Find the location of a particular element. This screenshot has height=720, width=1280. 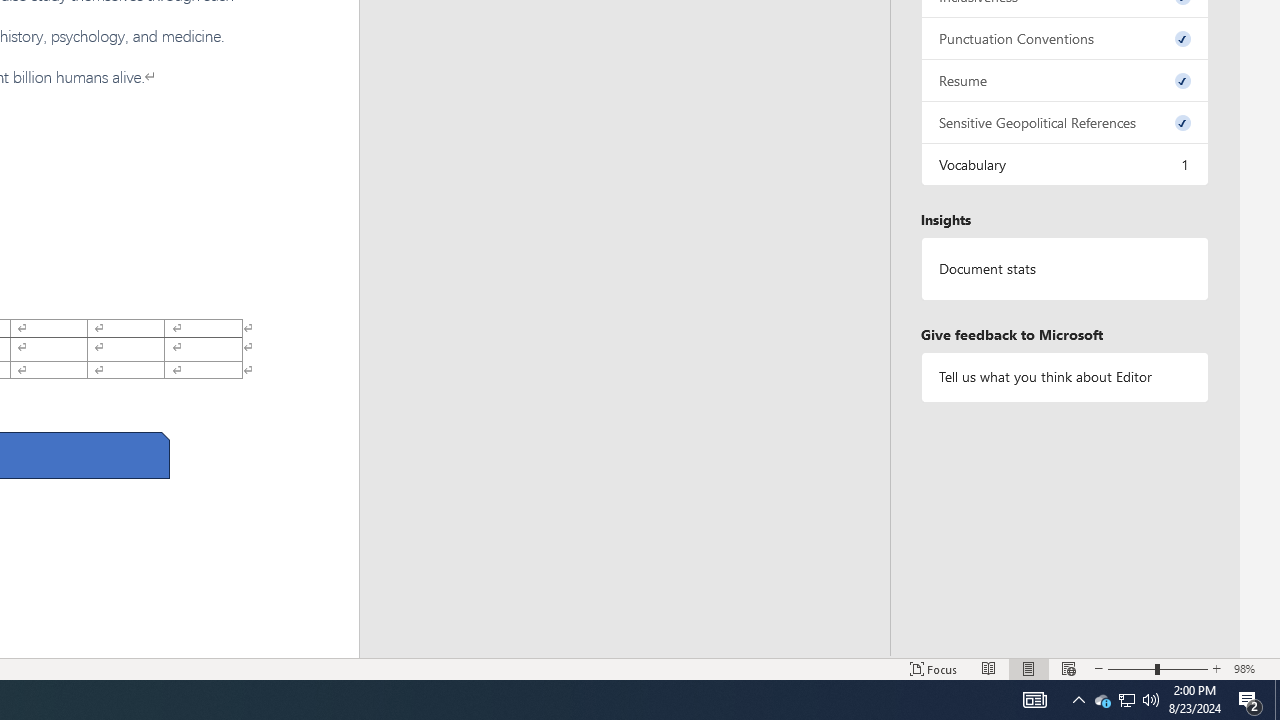

'Document statistics' is located at coordinates (1063, 268).